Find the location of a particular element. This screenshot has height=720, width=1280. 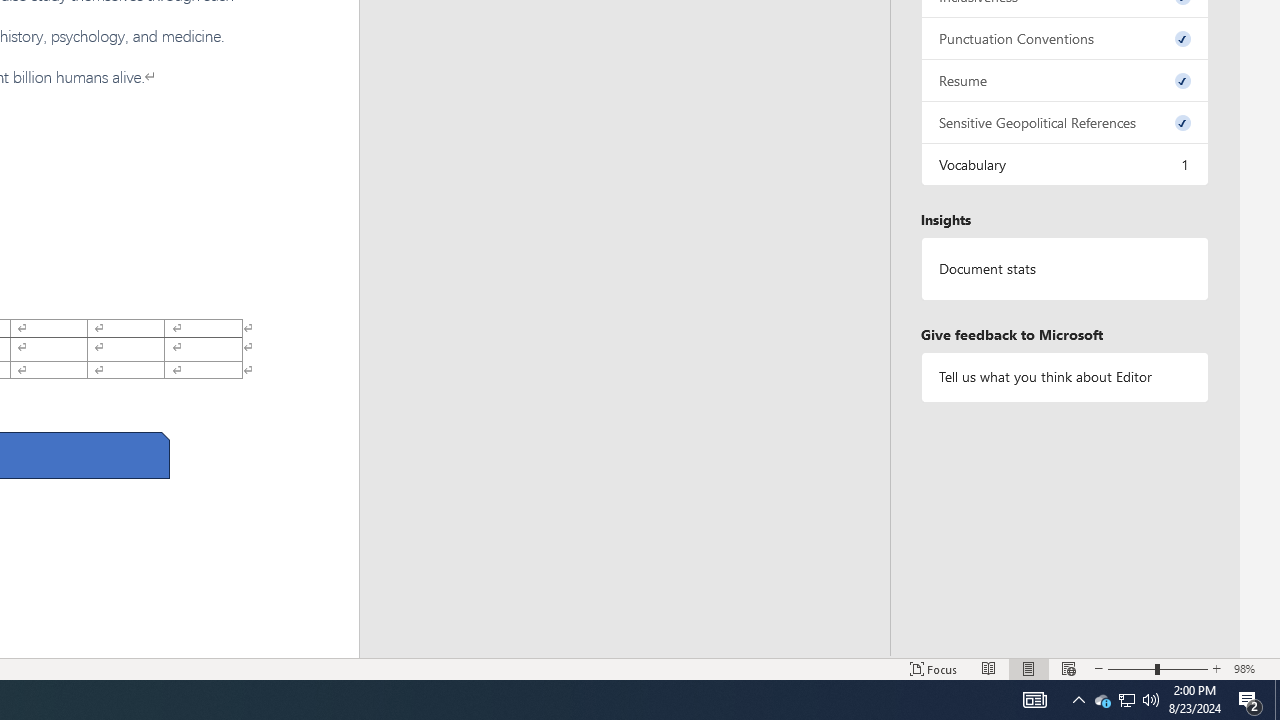

'Document statistics' is located at coordinates (1063, 268).